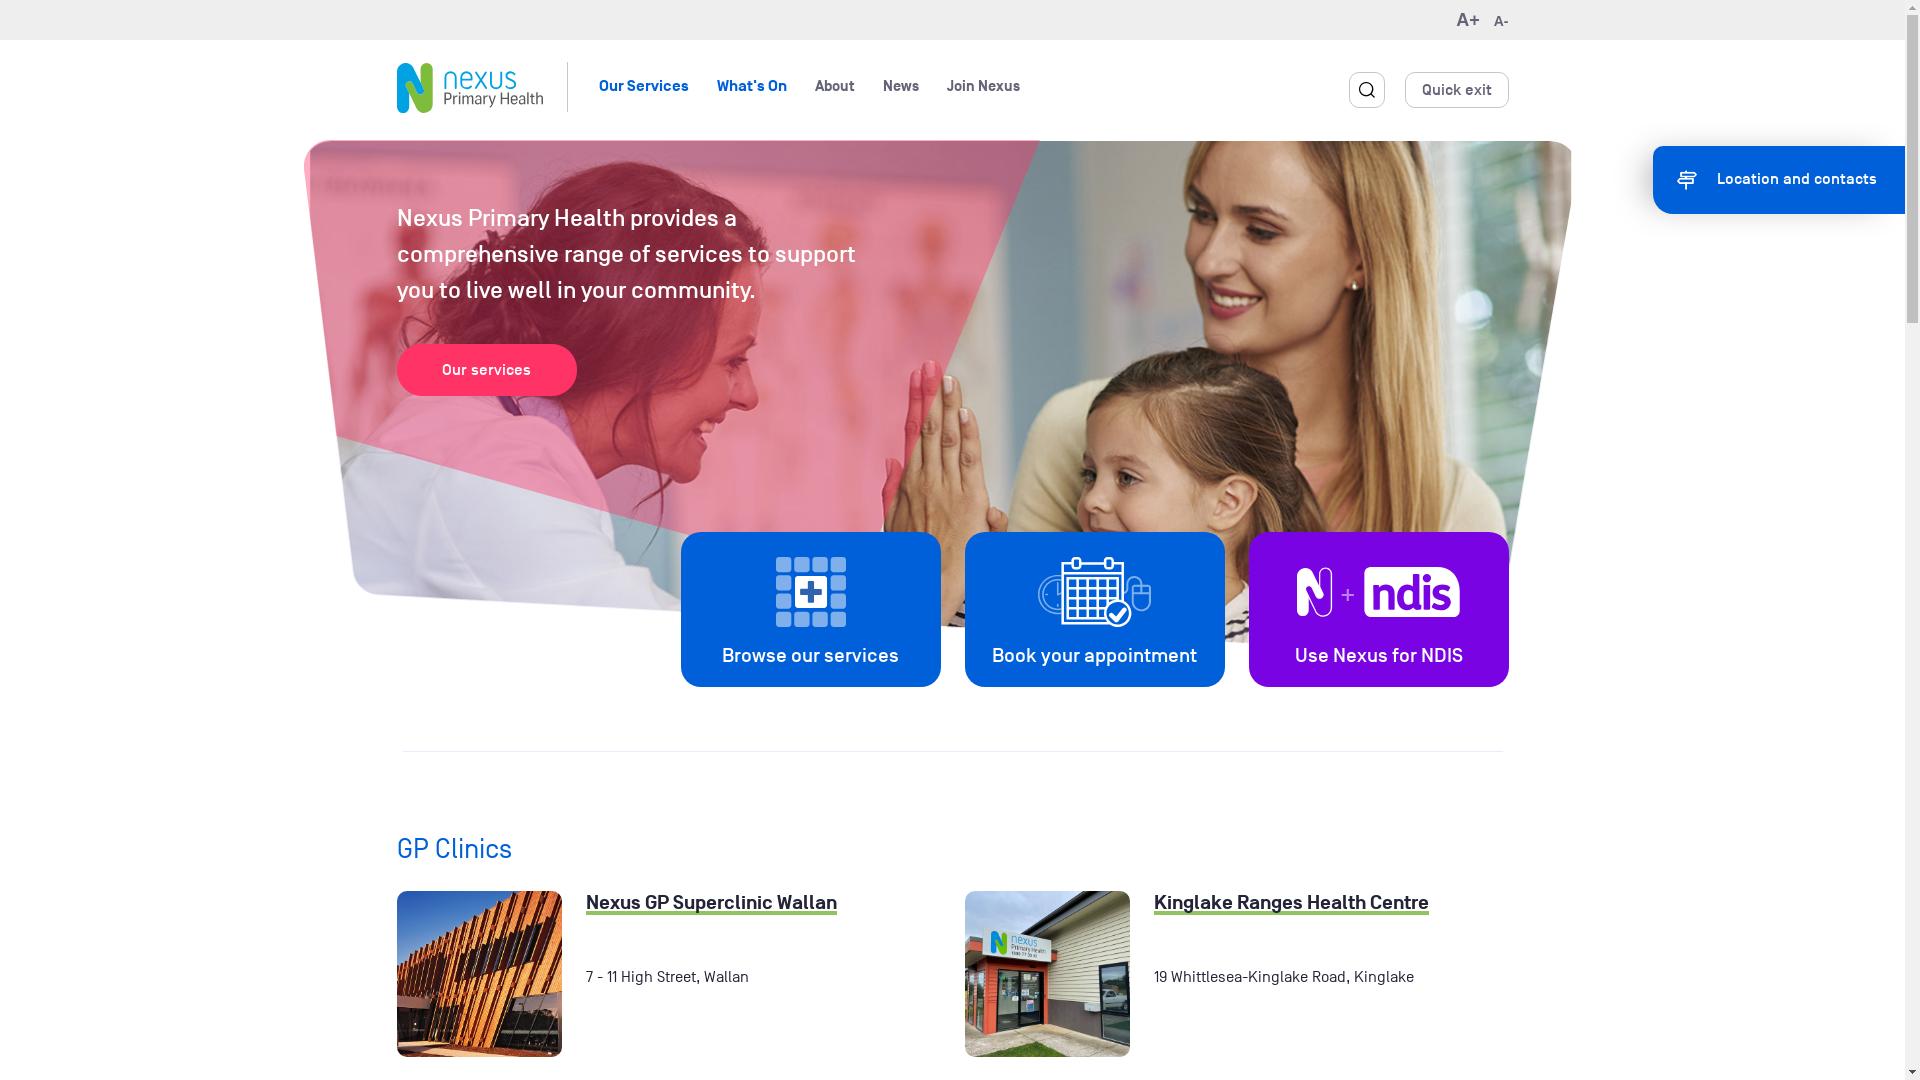  I want to click on 'Kinglake Ranges Health Centre', so click(1291, 902).